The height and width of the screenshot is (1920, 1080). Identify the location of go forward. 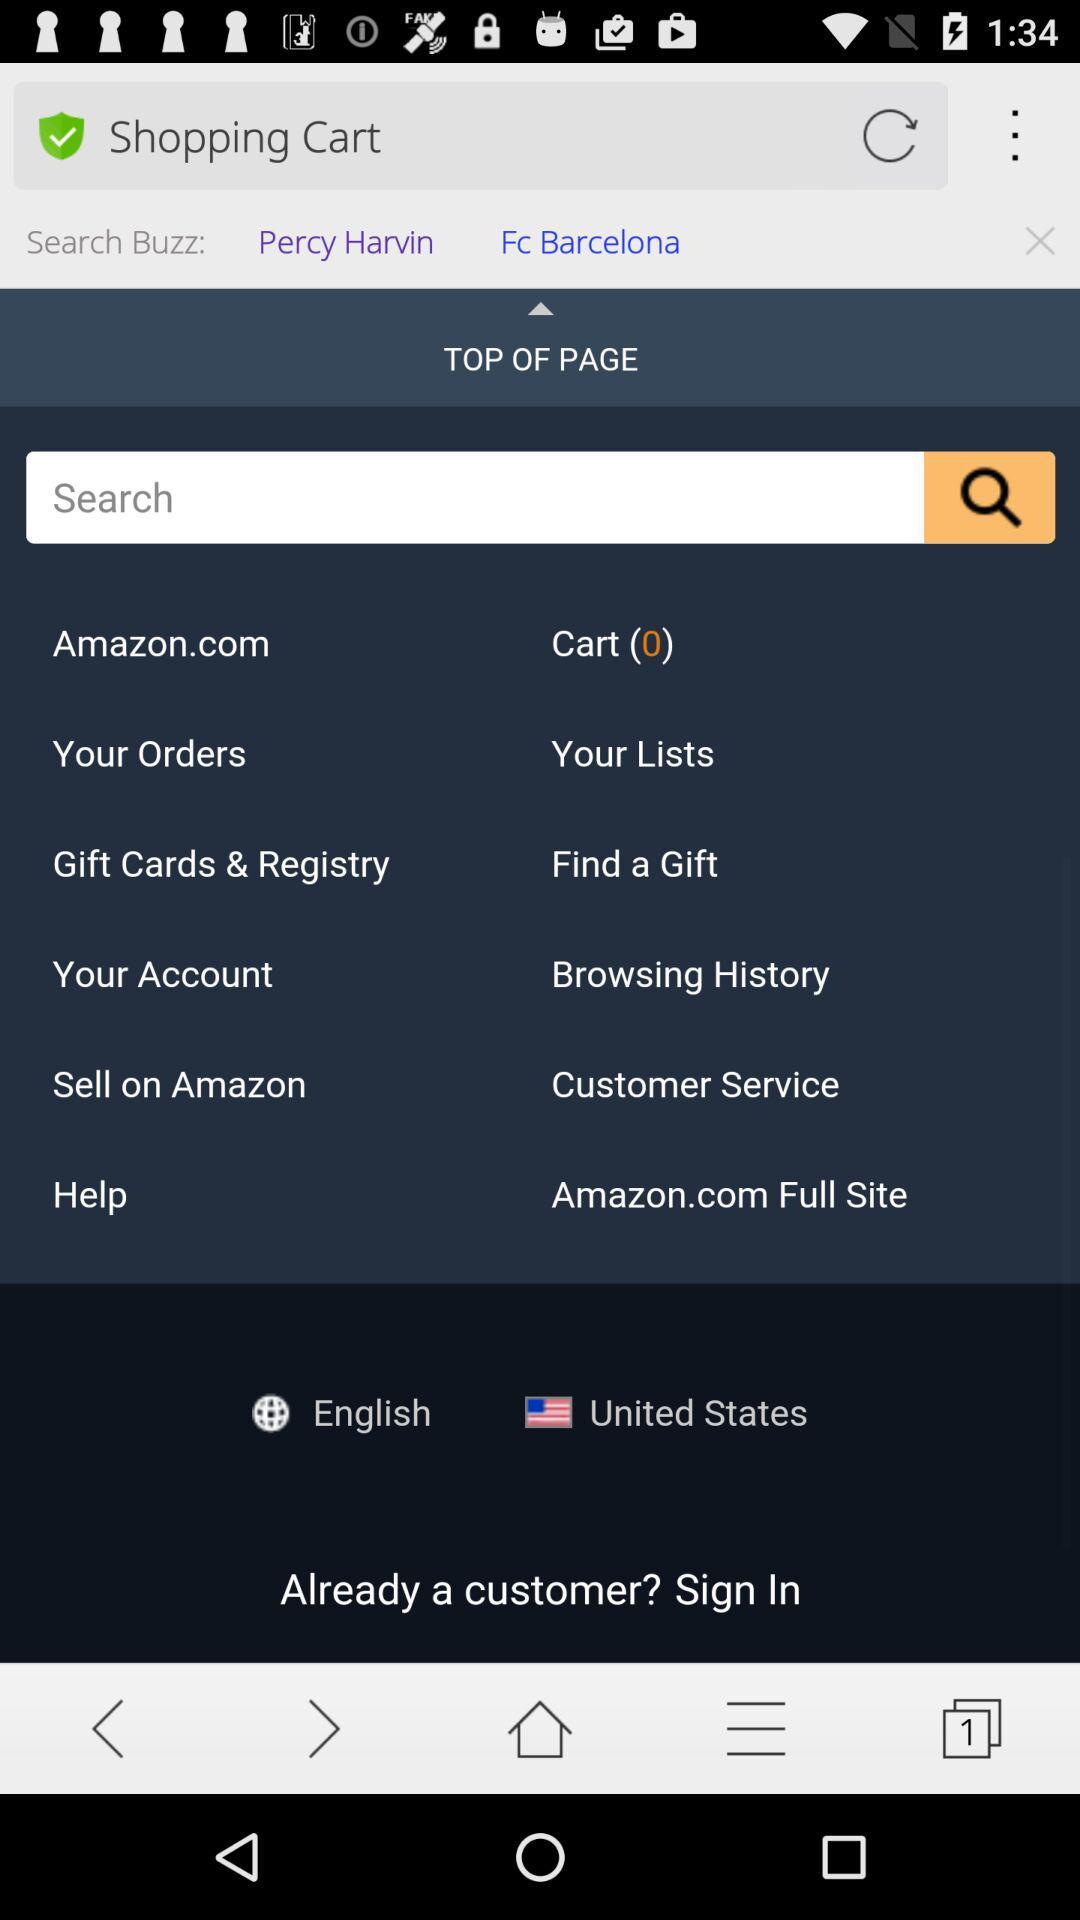
(323, 1727).